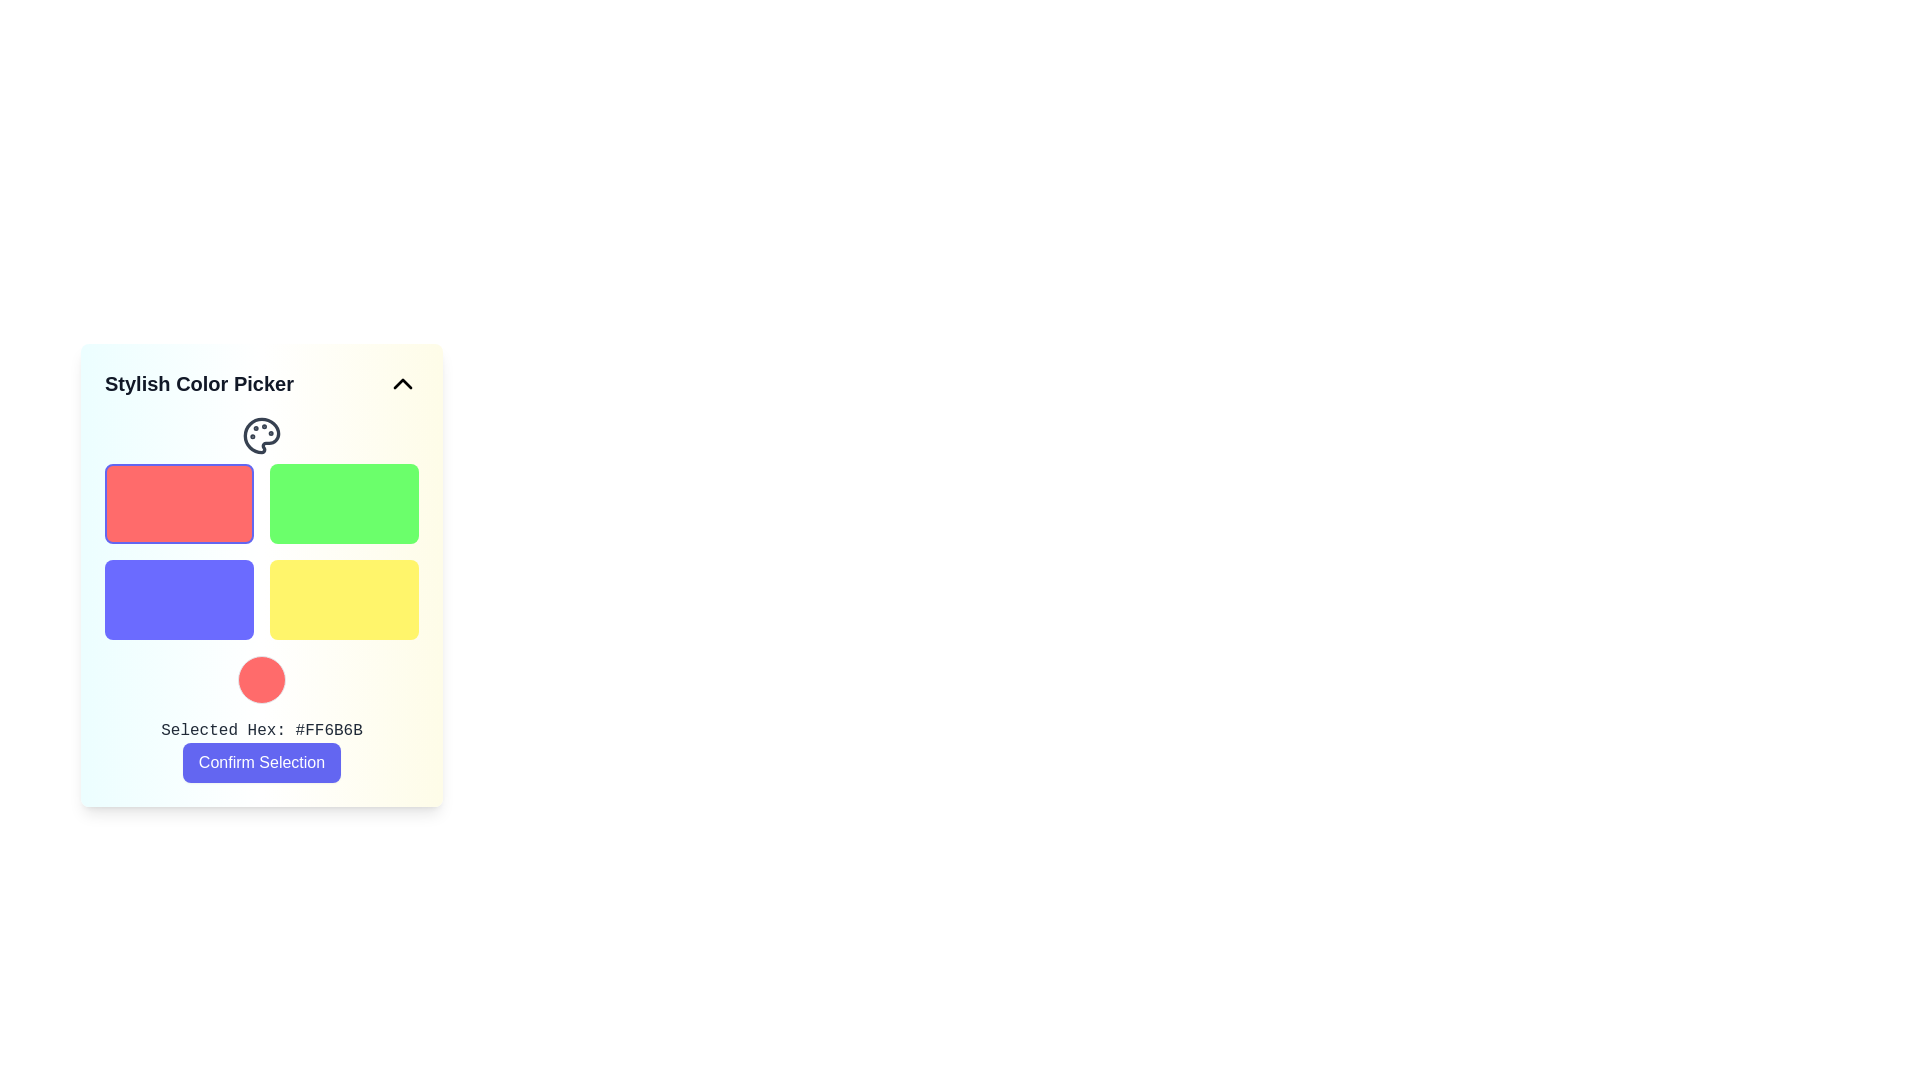 Image resolution: width=1920 pixels, height=1080 pixels. What do you see at coordinates (261, 434) in the screenshot?
I see `the painter's palette icon, which is styled with an outline and multiple circular holes, located near the top of the interface and above a color grid` at bounding box center [261, 434].